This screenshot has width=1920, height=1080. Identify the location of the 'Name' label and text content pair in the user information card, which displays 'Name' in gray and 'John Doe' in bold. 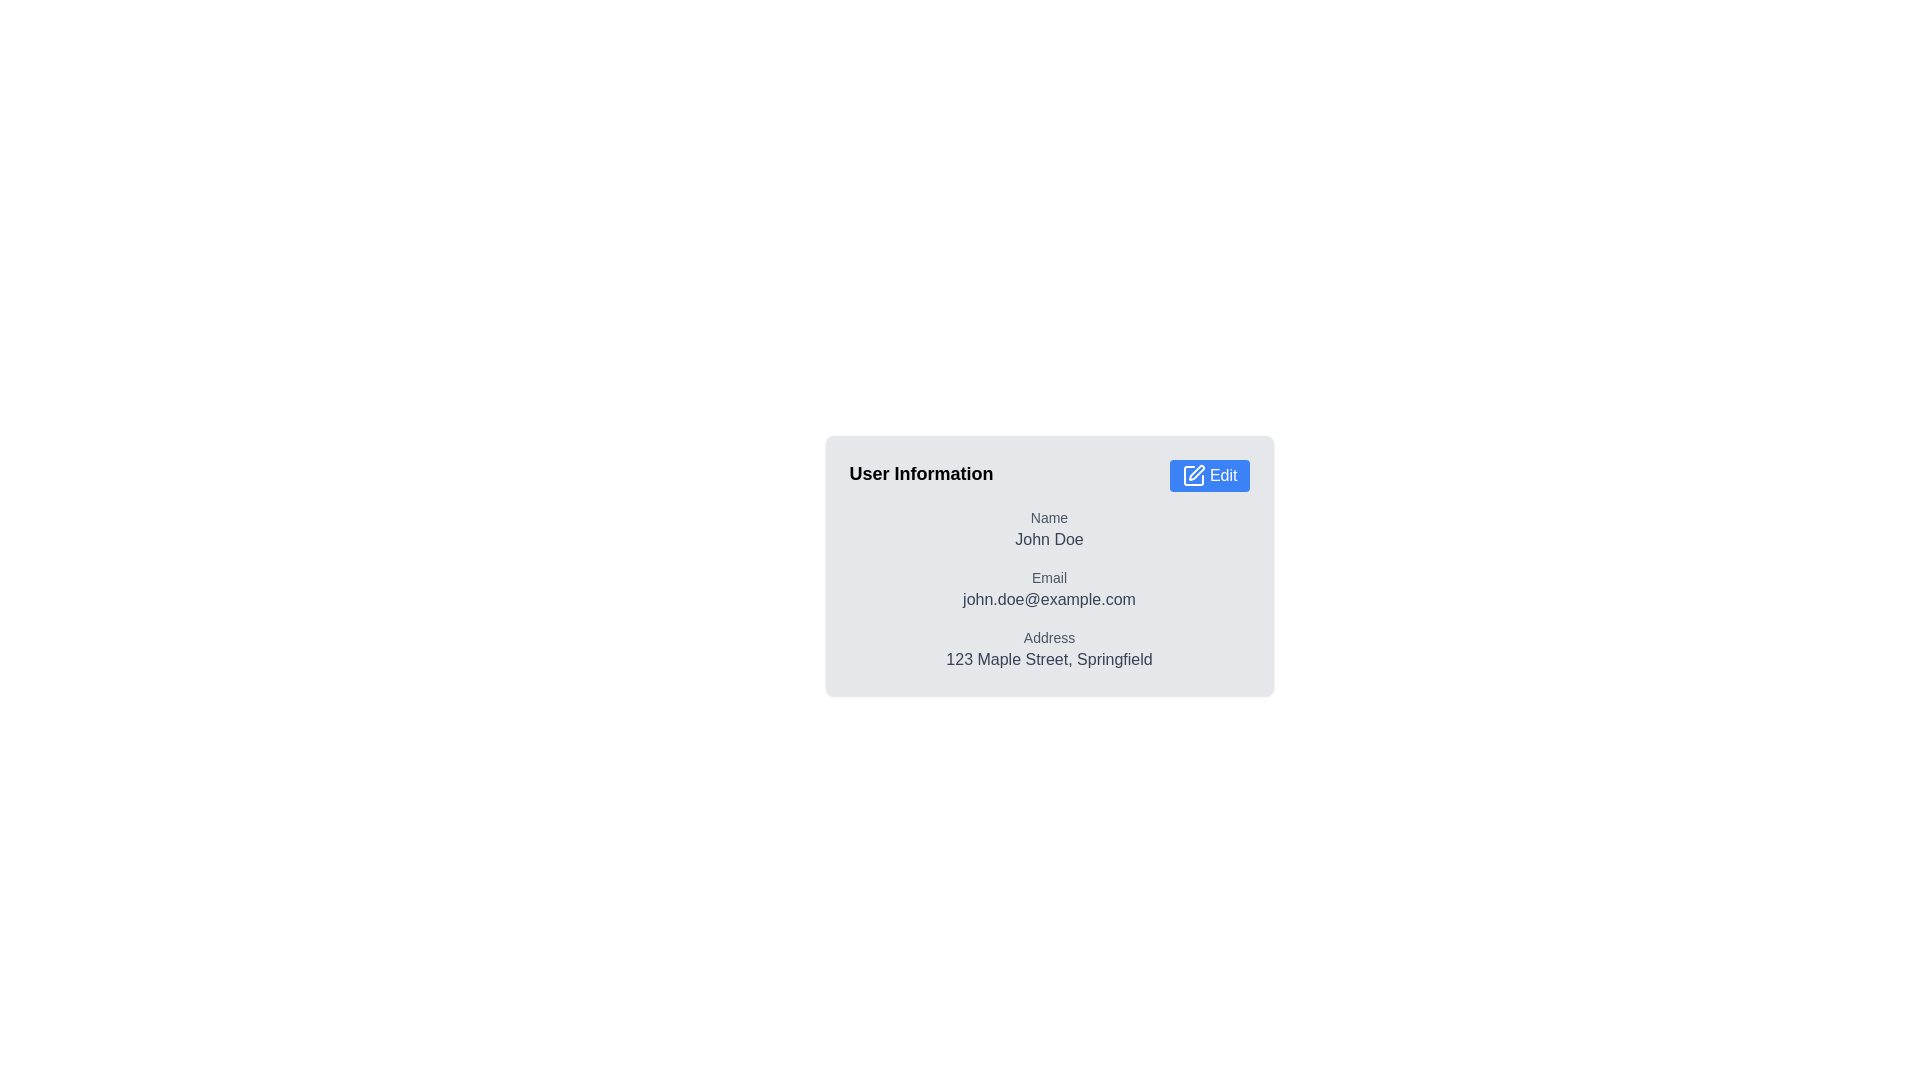
(1048, 528).